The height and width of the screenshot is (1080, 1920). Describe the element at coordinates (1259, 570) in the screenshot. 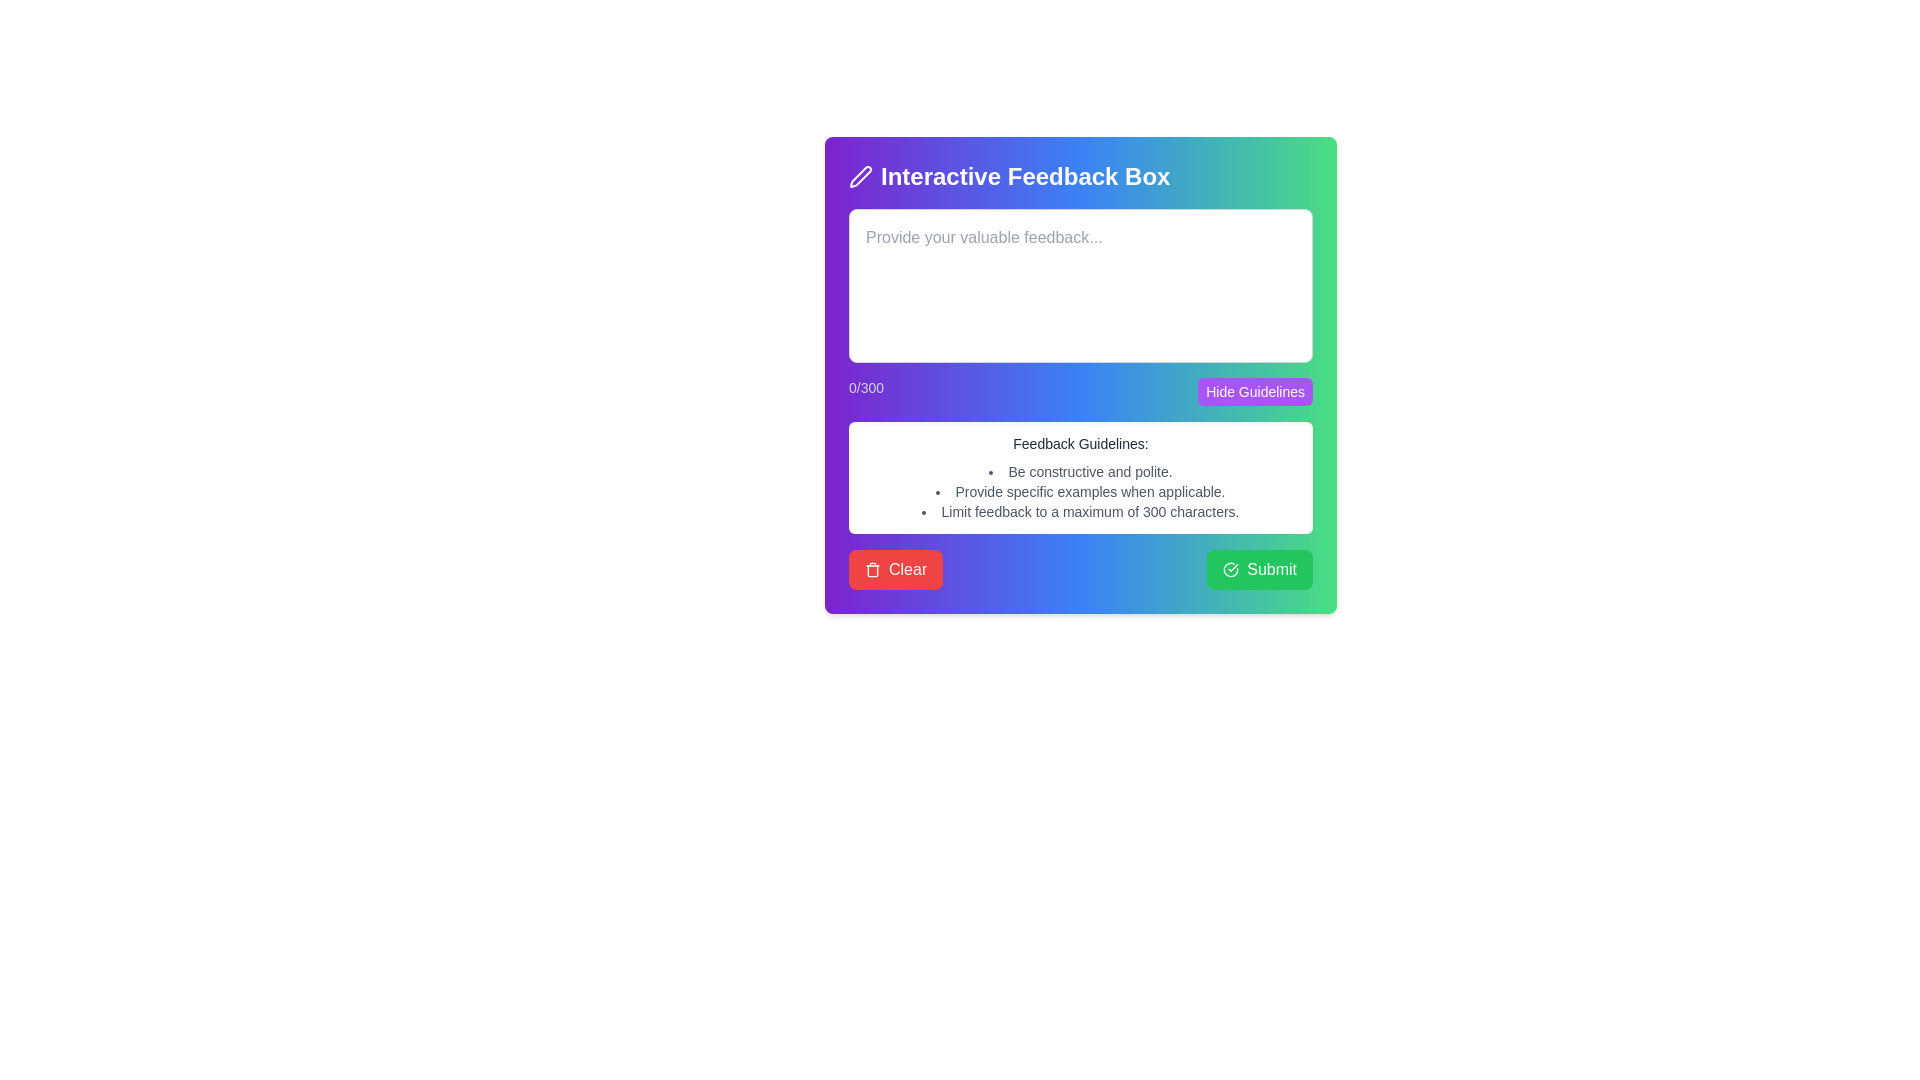

I see `the 'Submit' button, which is a rectangular button with a green background and white text including a checkmark icon` at that location.